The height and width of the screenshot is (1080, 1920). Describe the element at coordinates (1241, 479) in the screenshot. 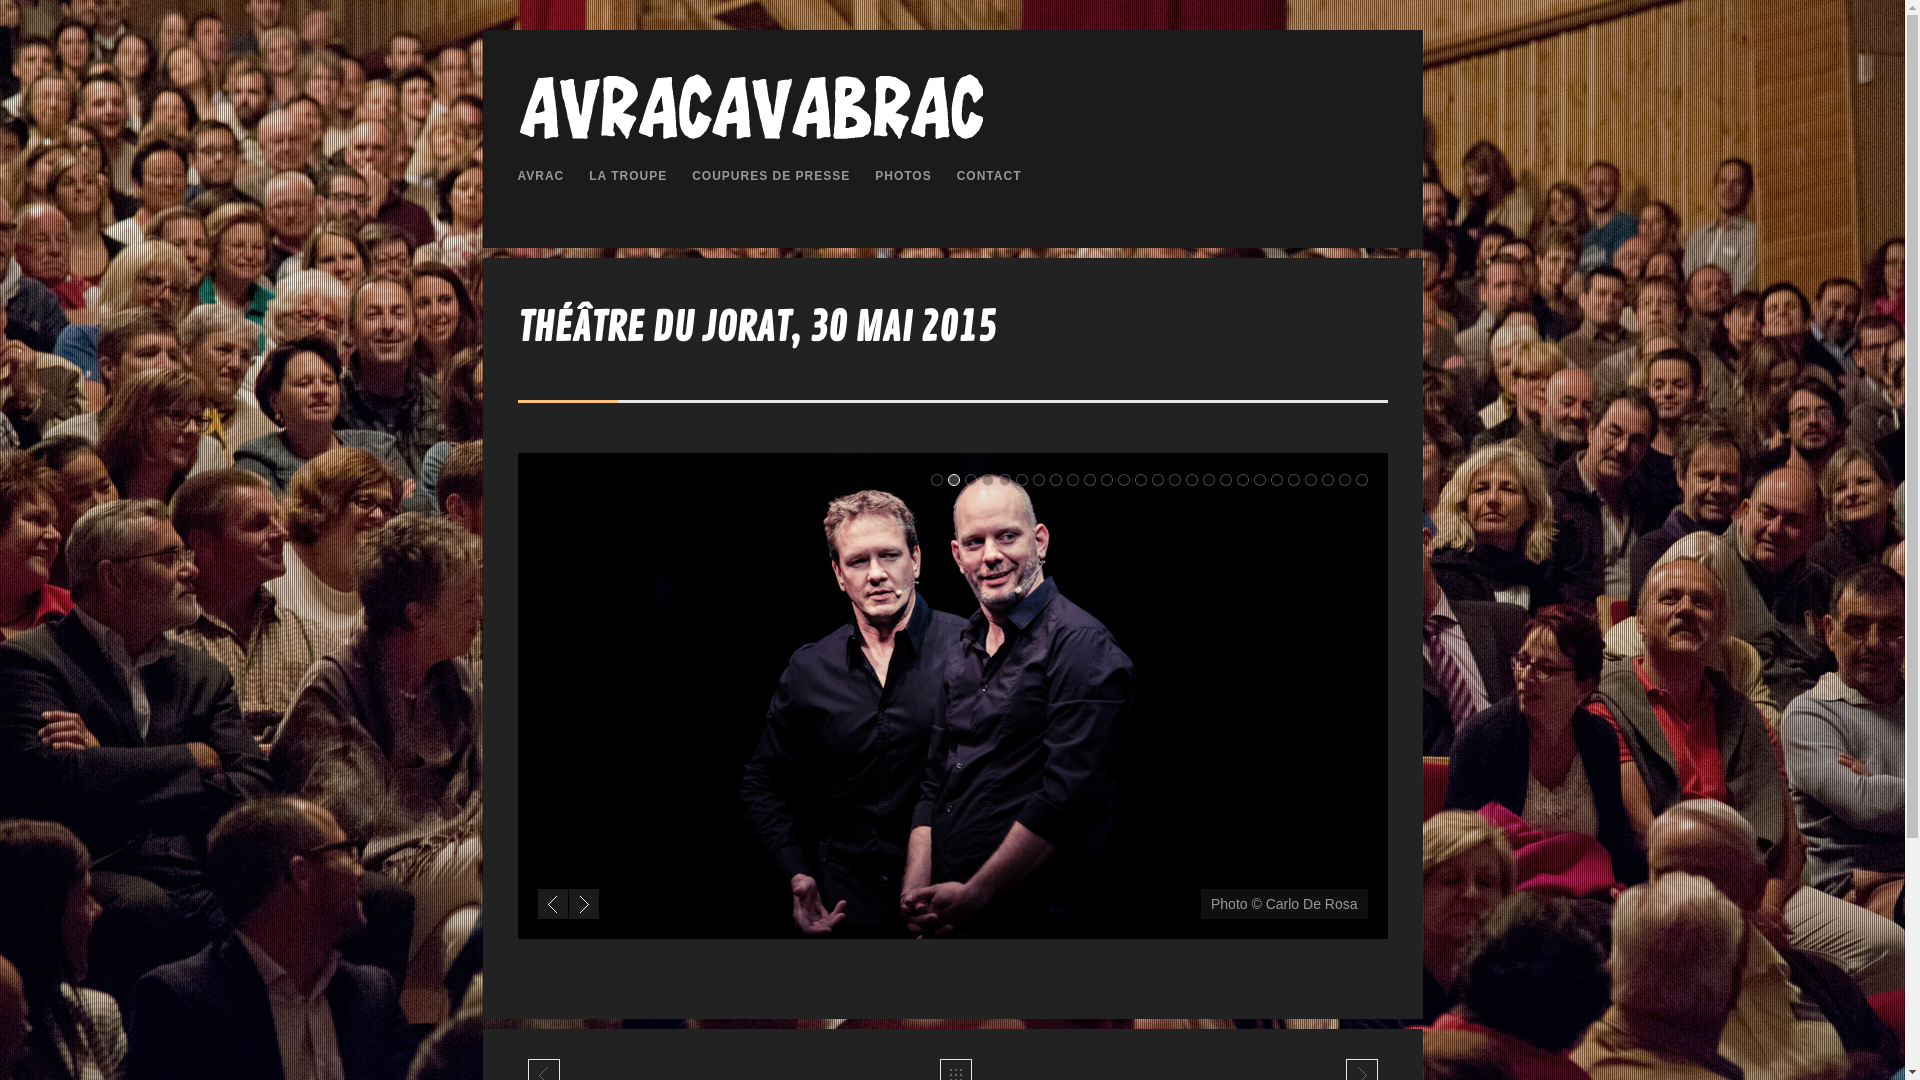

I see `'19'` at that location.